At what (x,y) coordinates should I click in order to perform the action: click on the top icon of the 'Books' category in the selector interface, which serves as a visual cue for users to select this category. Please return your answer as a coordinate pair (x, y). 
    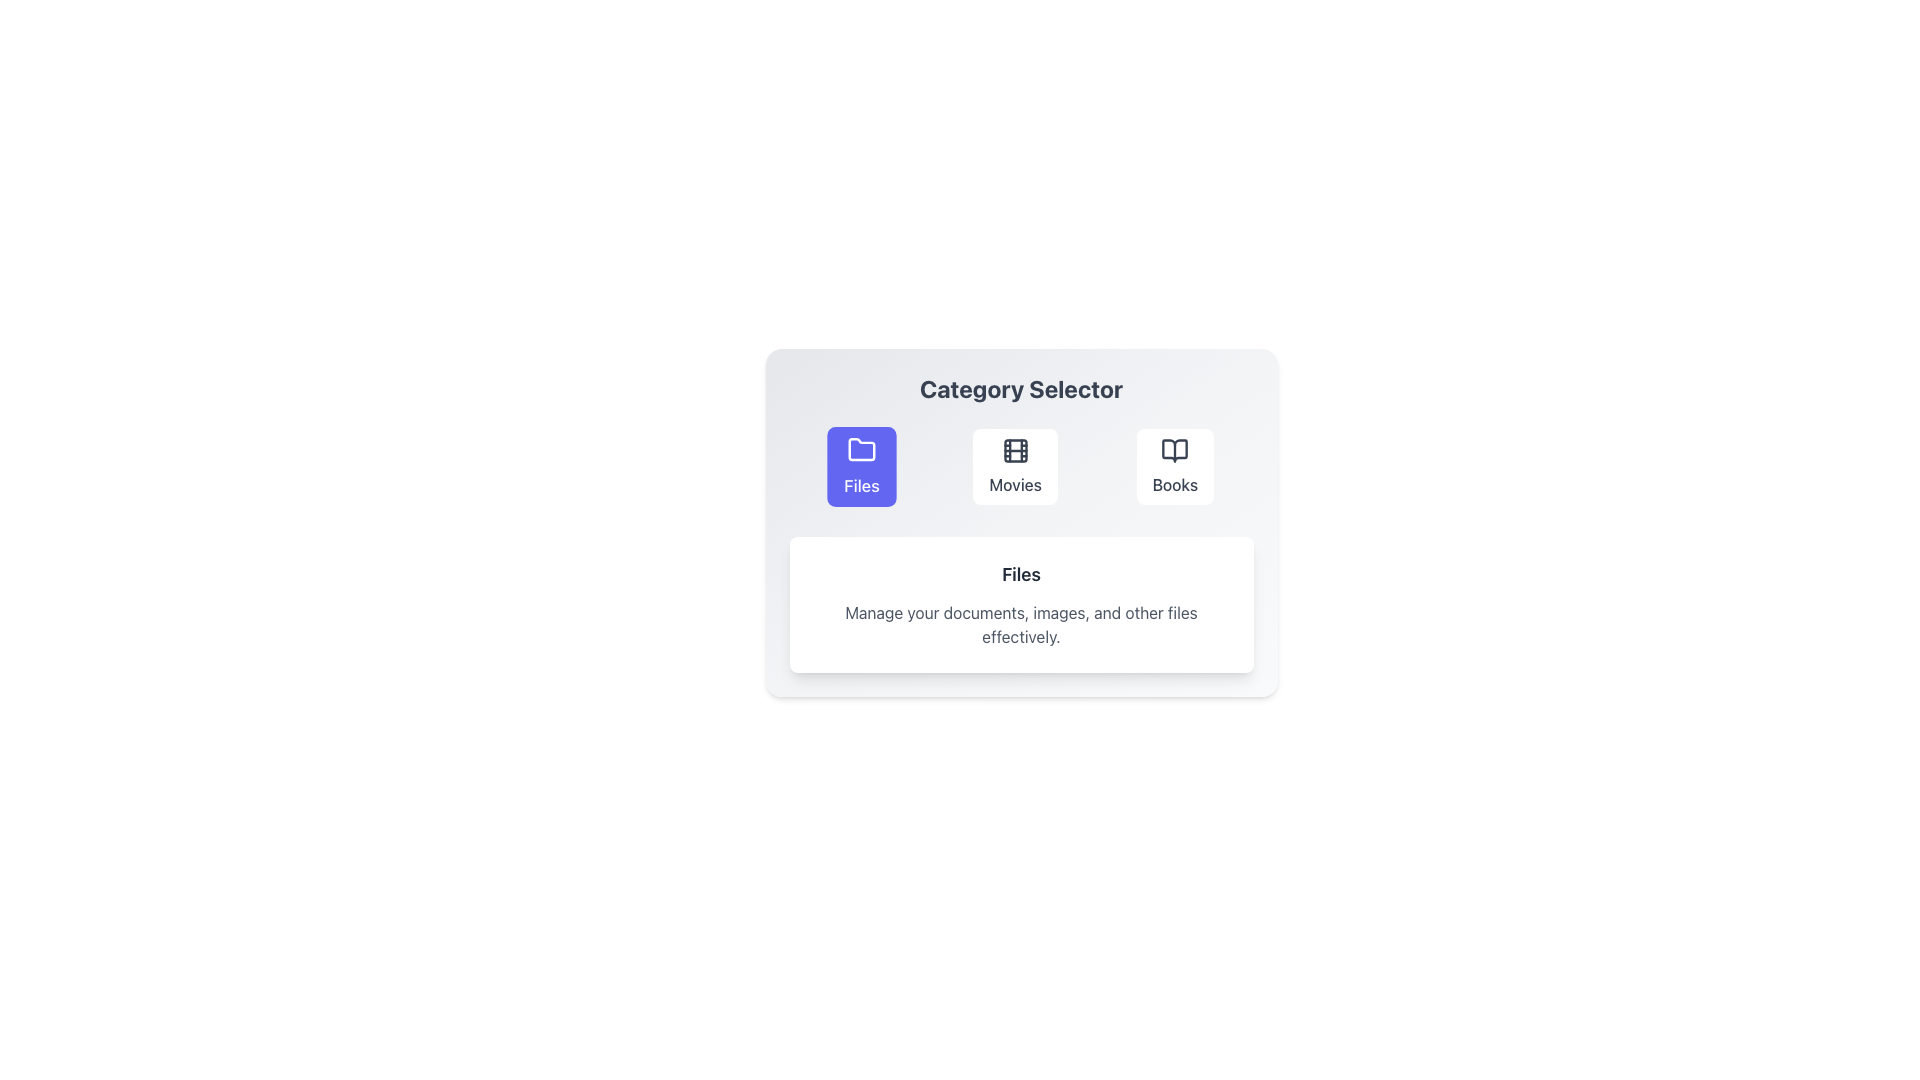
    Looking at the image, I should click on (1175, 451).